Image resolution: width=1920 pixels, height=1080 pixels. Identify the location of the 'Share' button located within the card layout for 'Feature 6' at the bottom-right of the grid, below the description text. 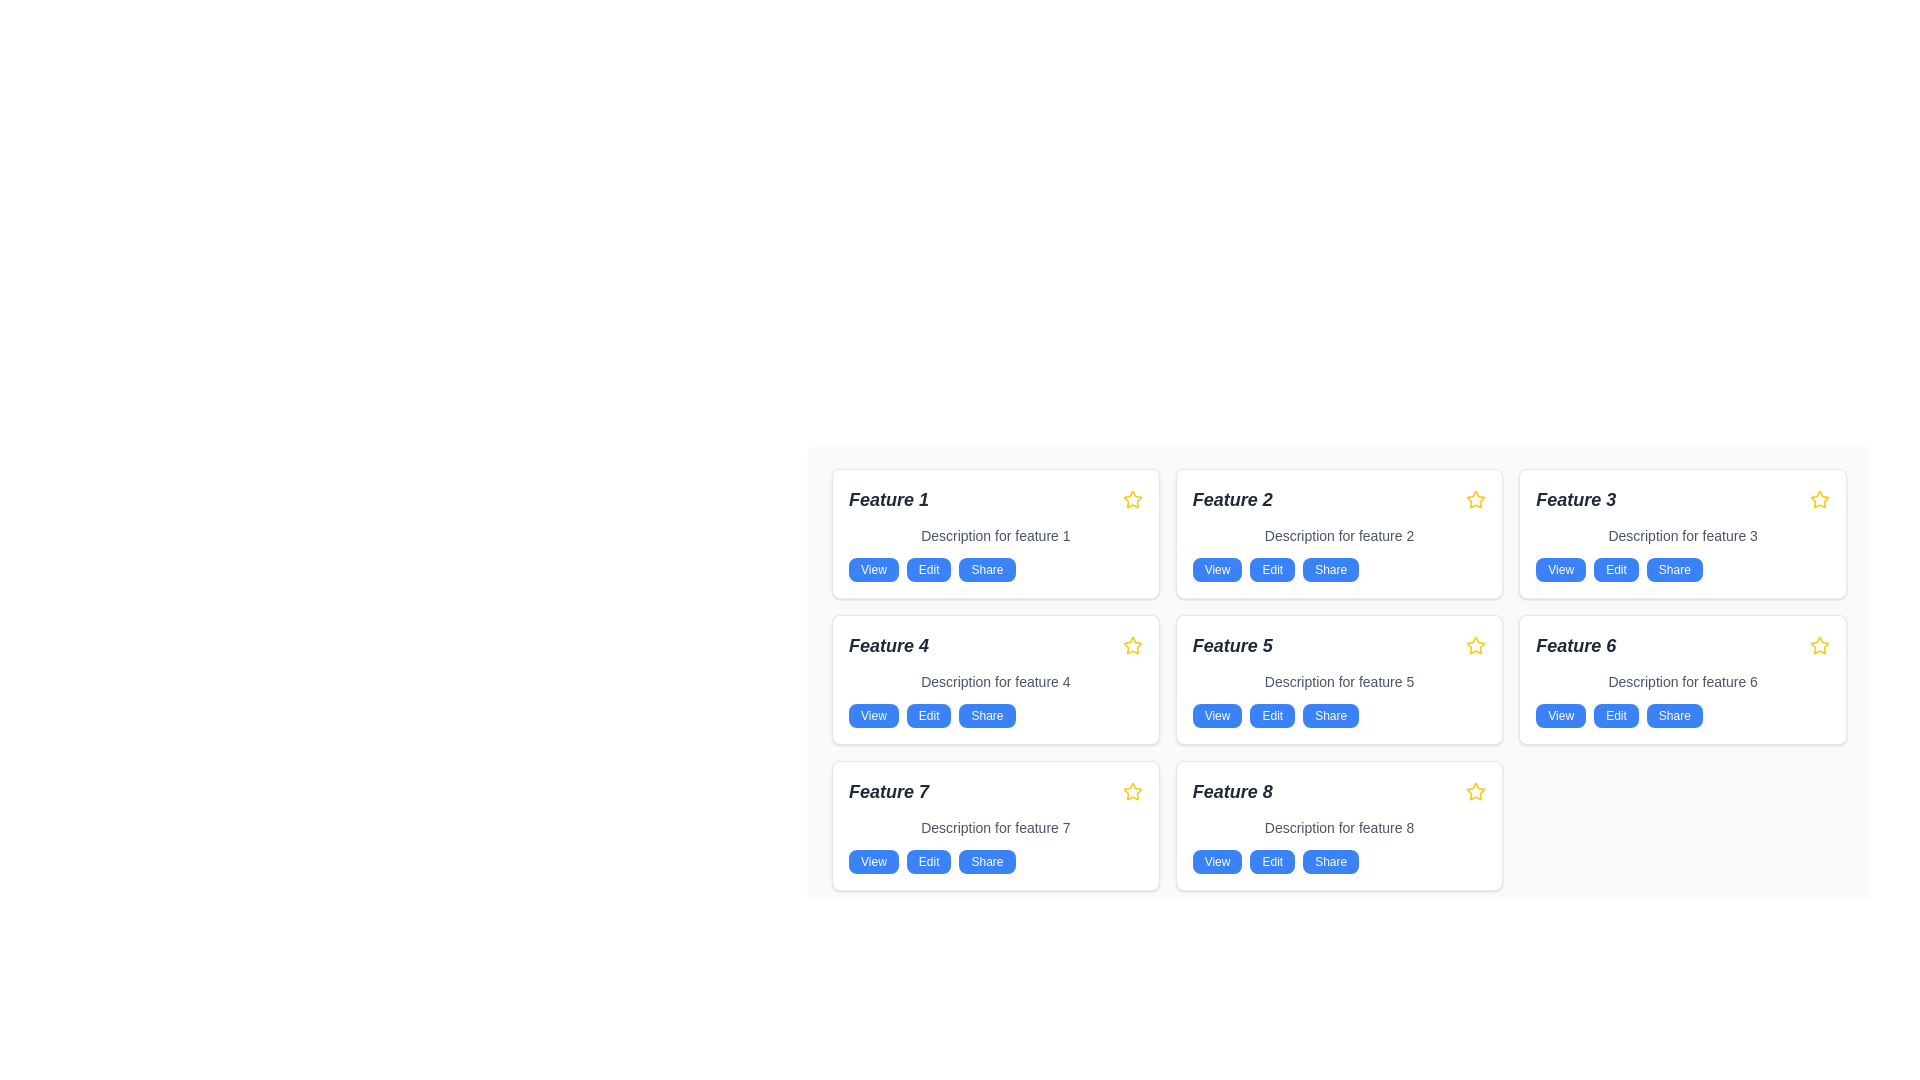
(1682, 715).